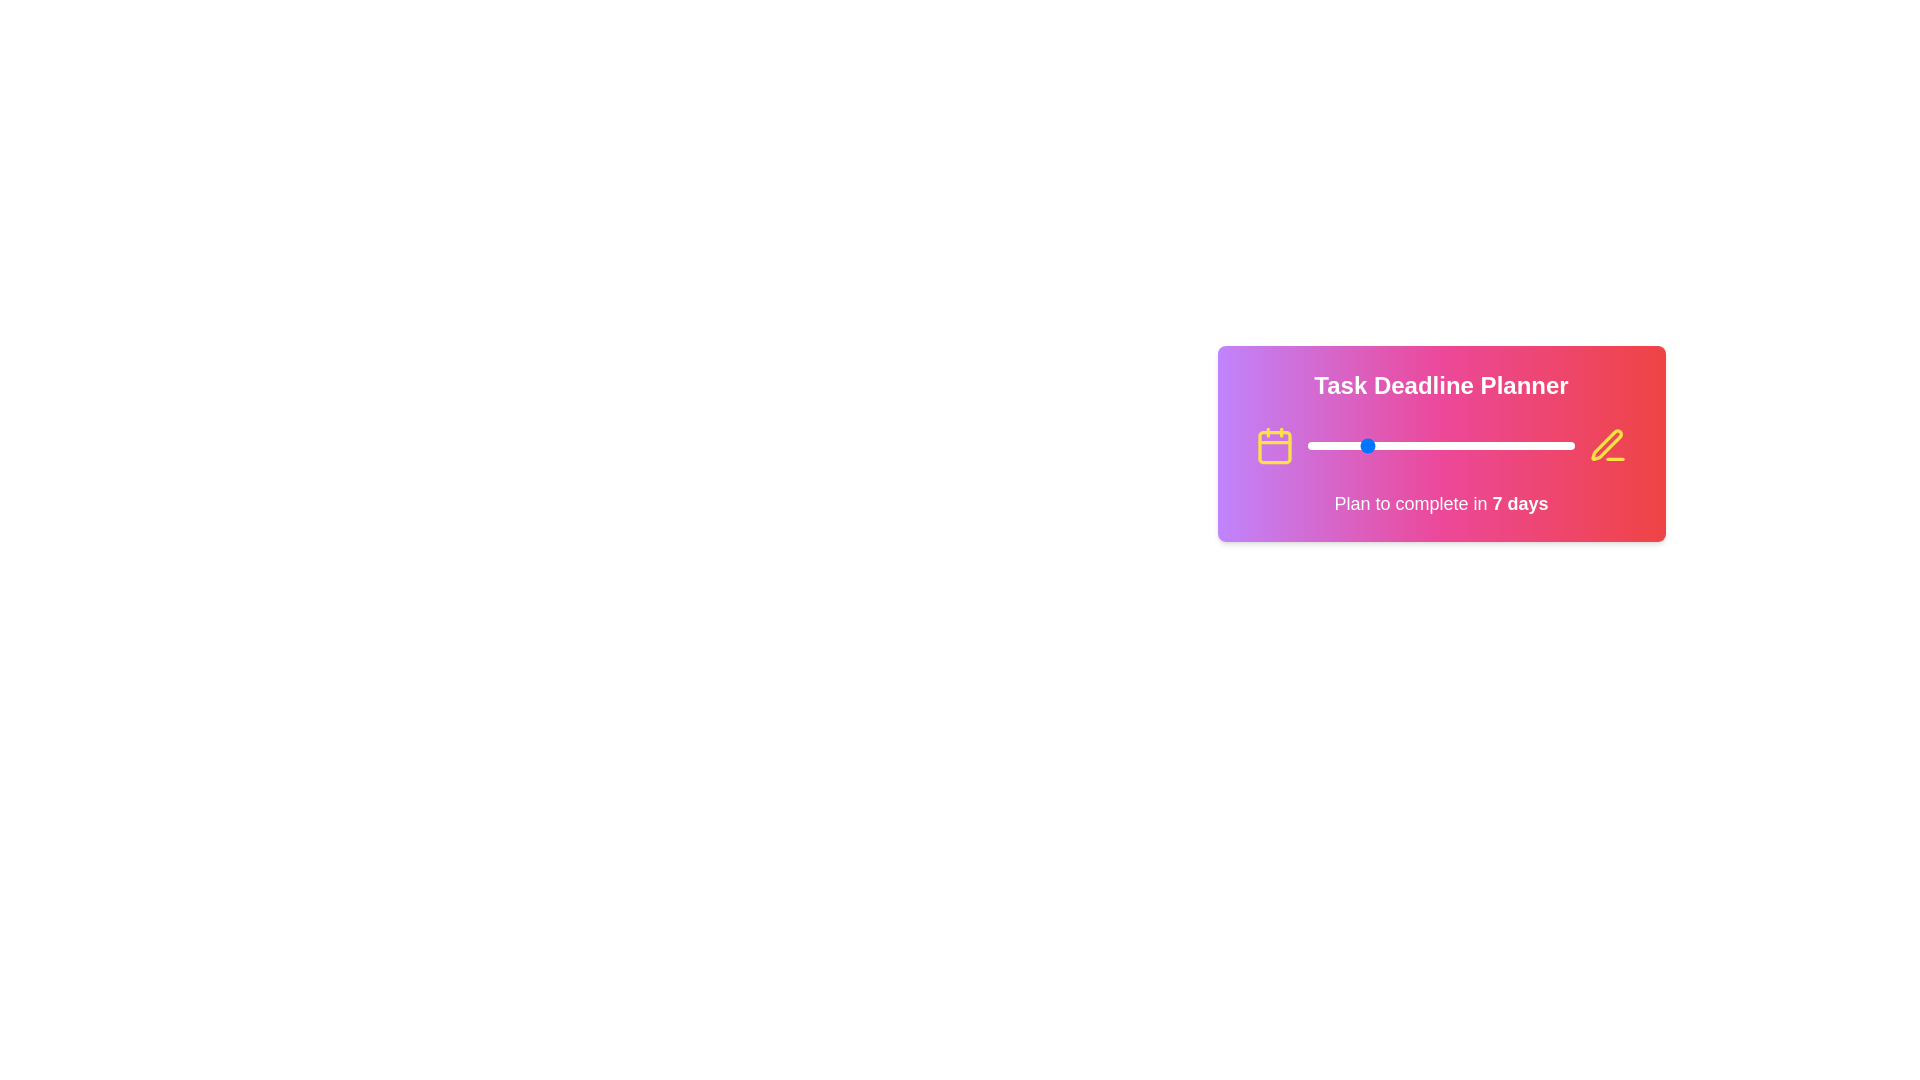  I want to click on the pencil icon to initiate editing the task deadline, so click(1608, 445).